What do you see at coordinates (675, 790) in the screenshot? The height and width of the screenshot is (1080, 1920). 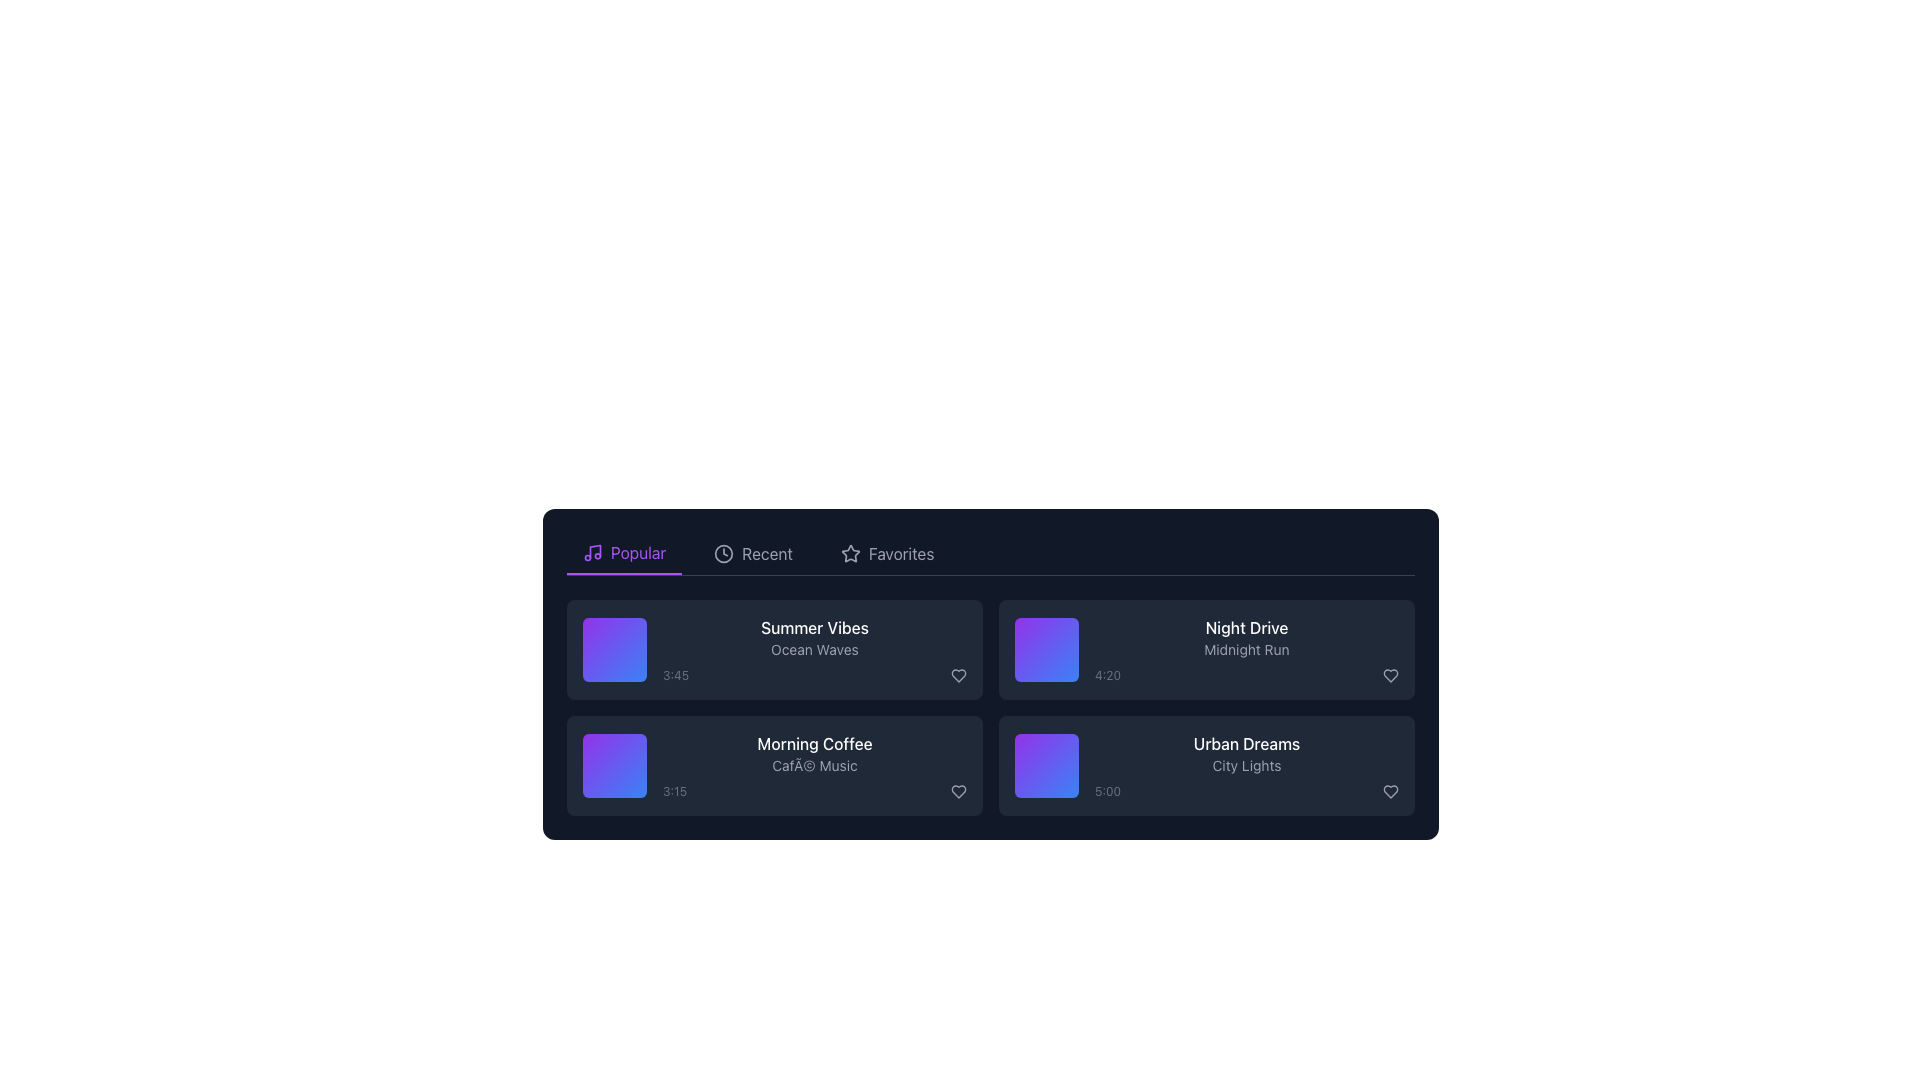 I see `the static text displaying the duration of the 'Morning Coffee' media item located in the lower right section of its card` at bounding box center [675, 790].